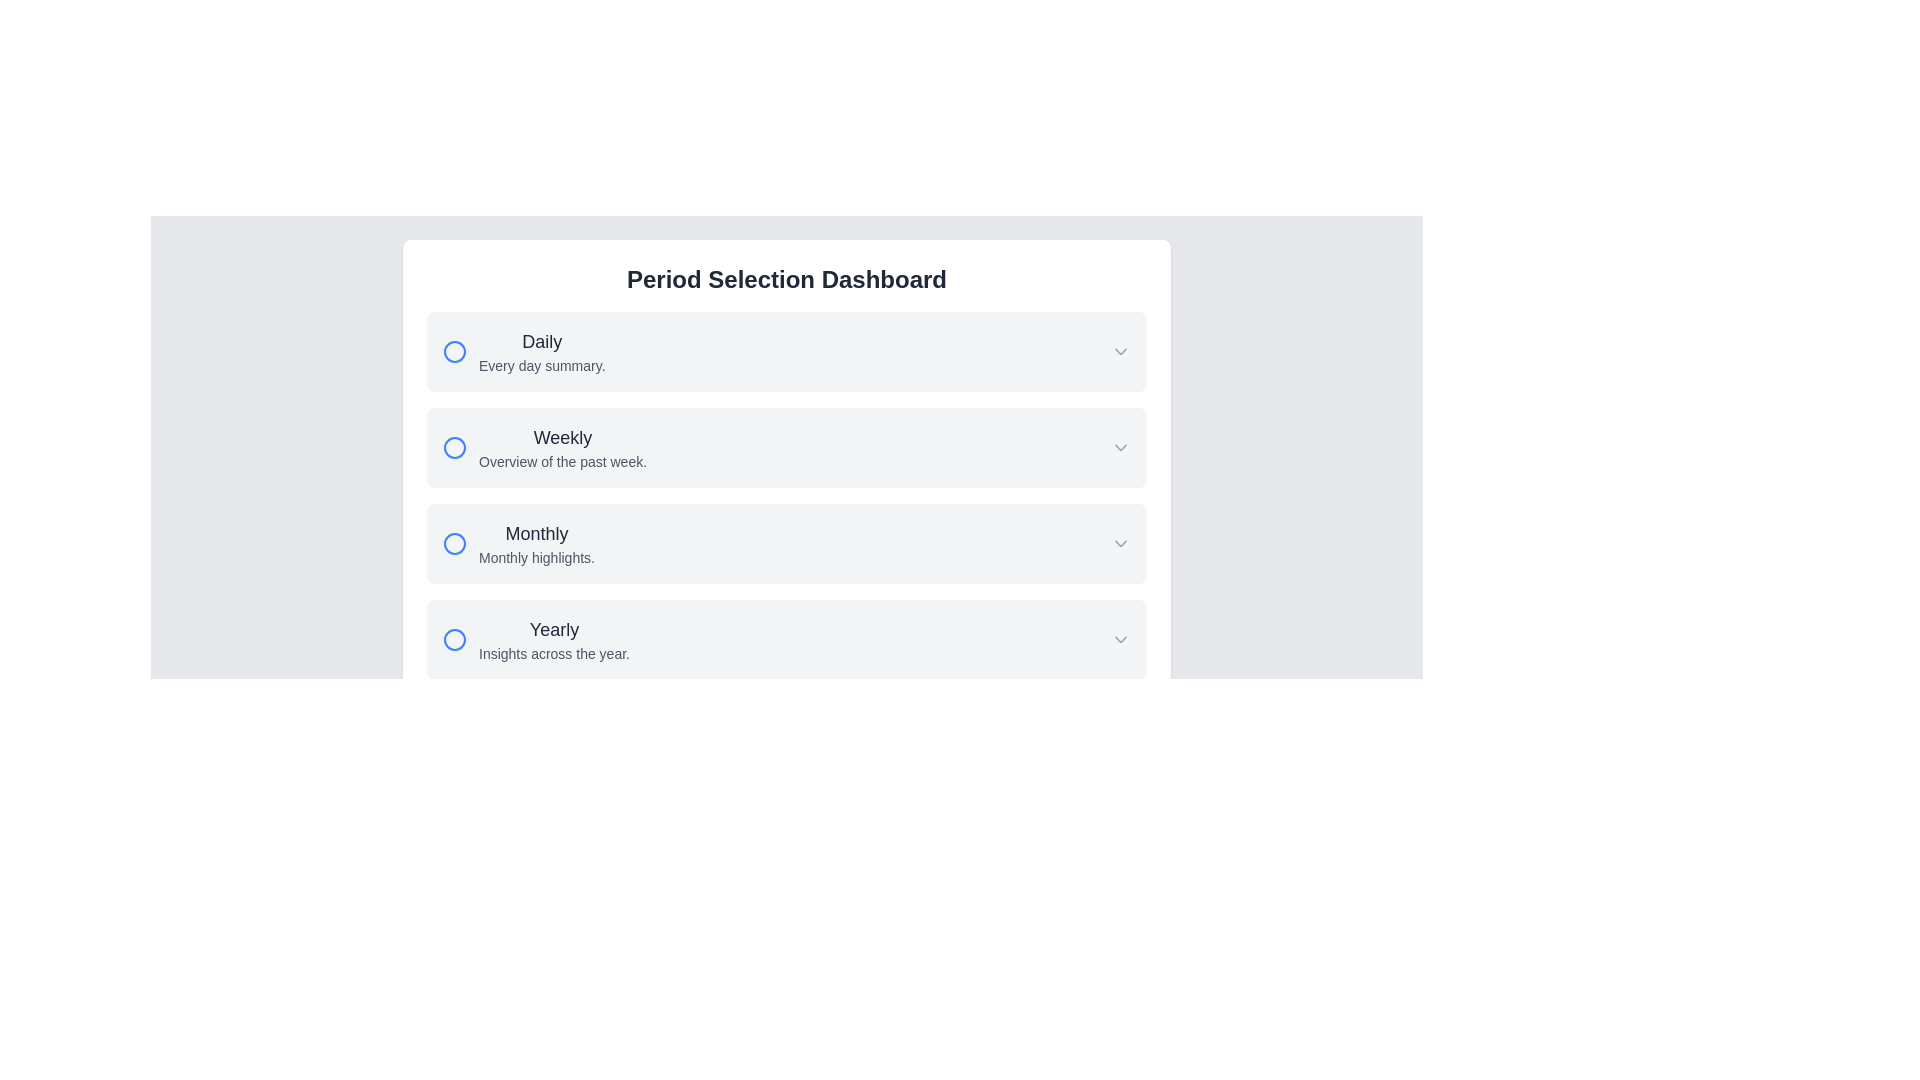 This screenshot has height=1080, width=1920. I want to click on the SVG circle element located near the 'Daily' label in the period selection options, so click(454, 350).